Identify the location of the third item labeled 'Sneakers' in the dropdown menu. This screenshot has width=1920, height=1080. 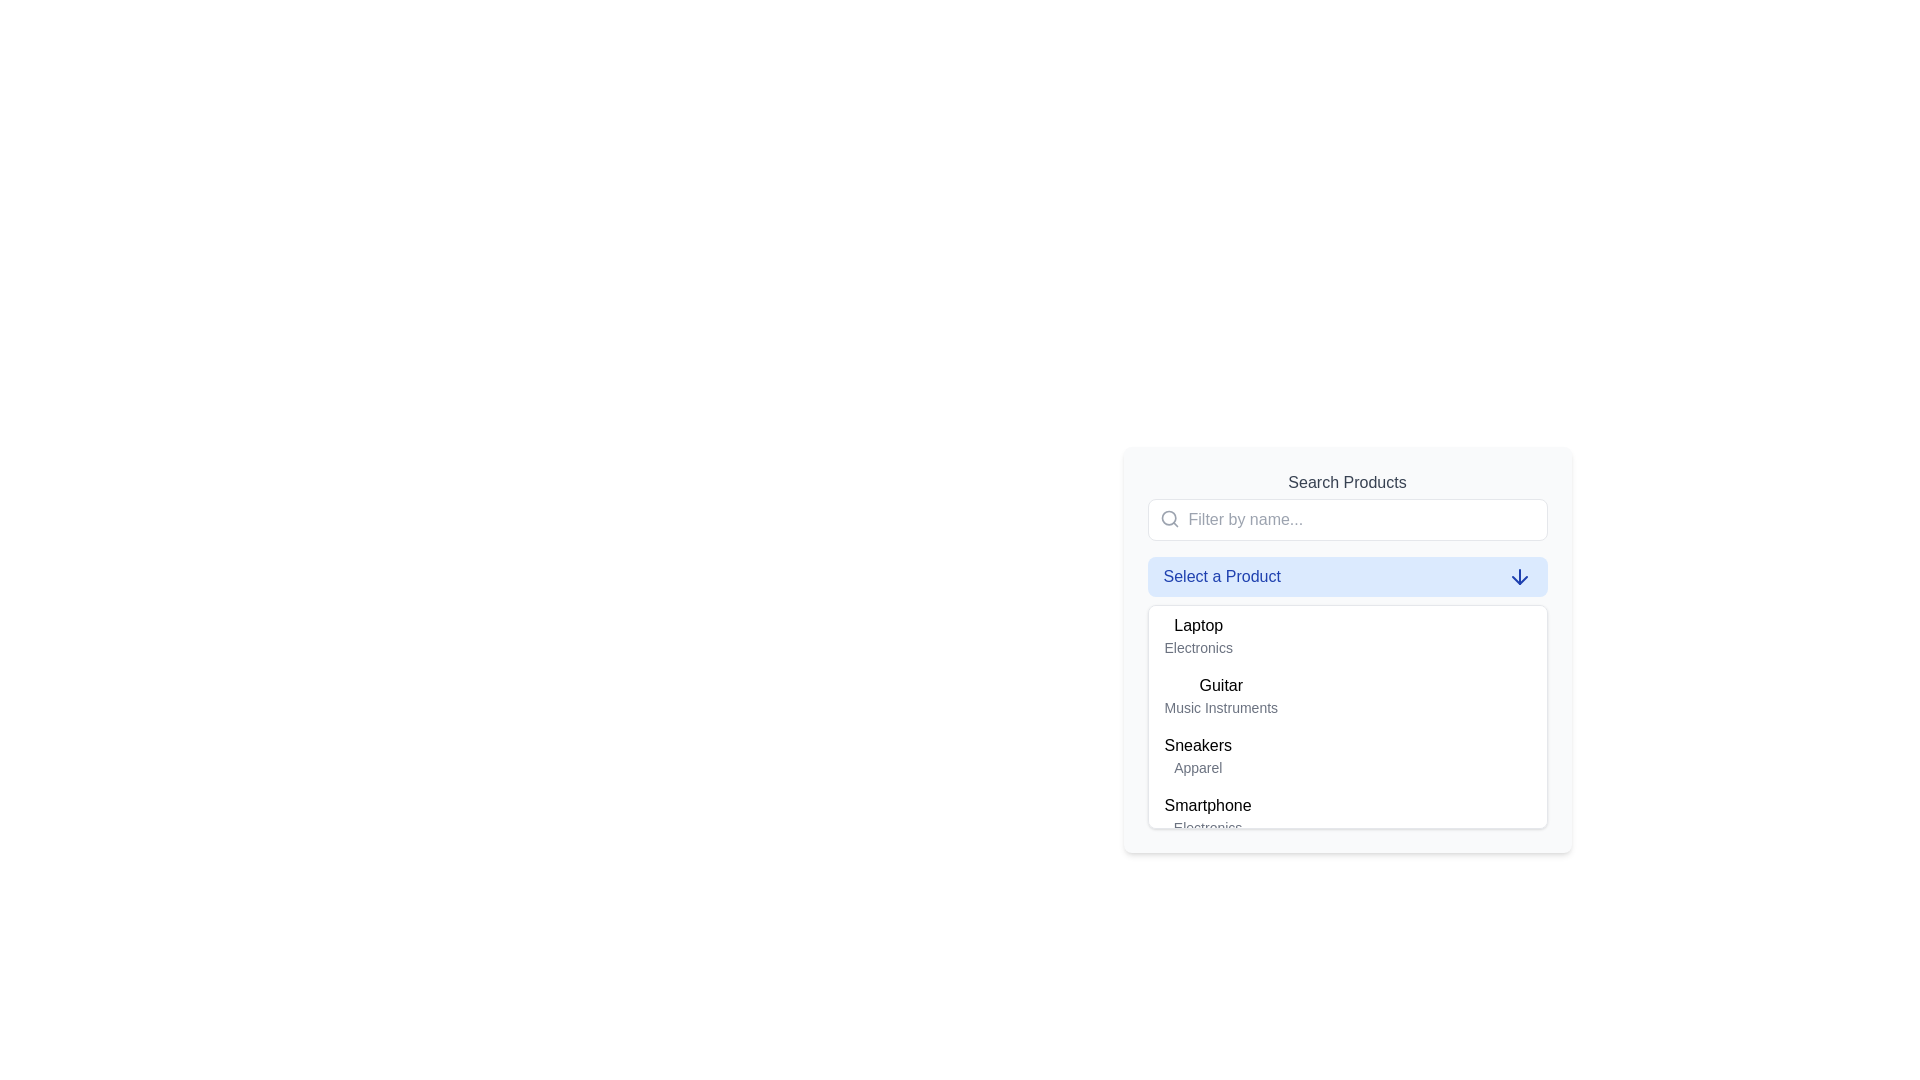
(1198, 756).